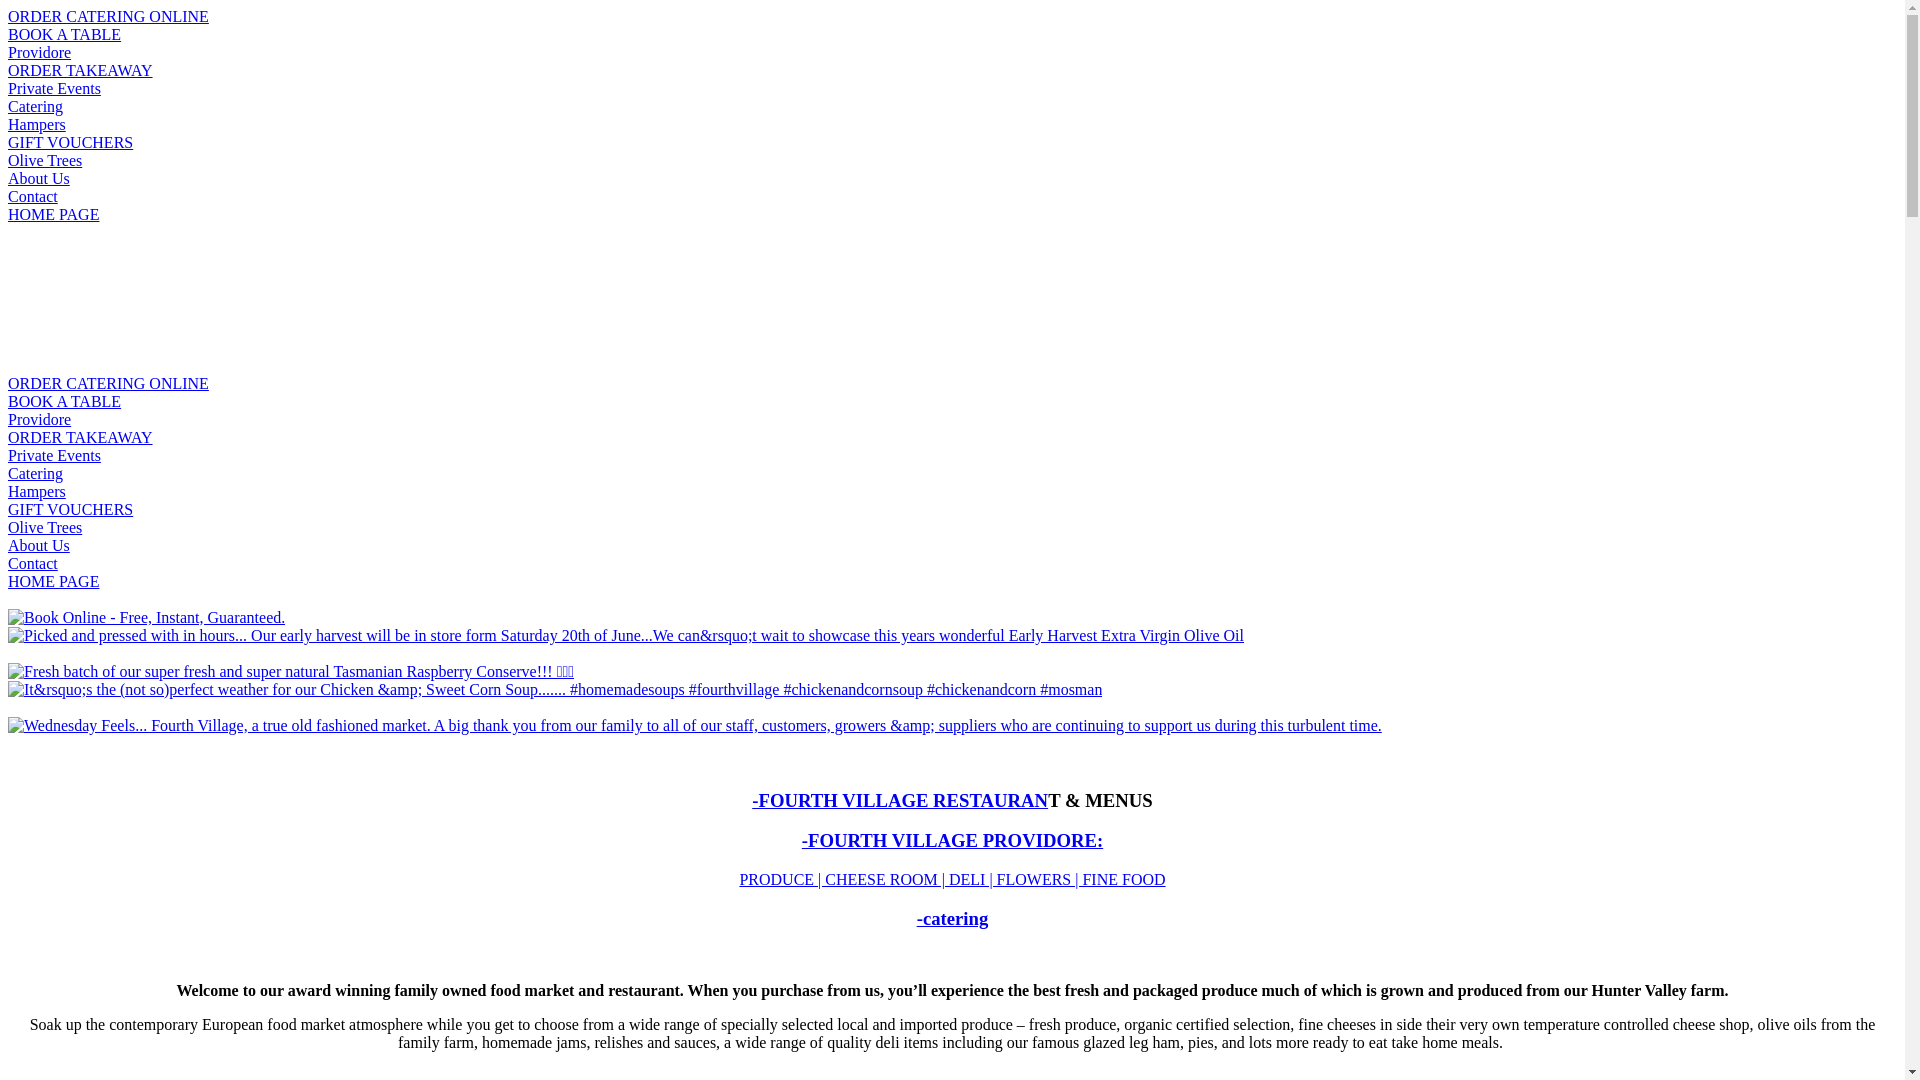 The image size is (1920, 1080). I want to click on 'Catering', so click(35, 106).